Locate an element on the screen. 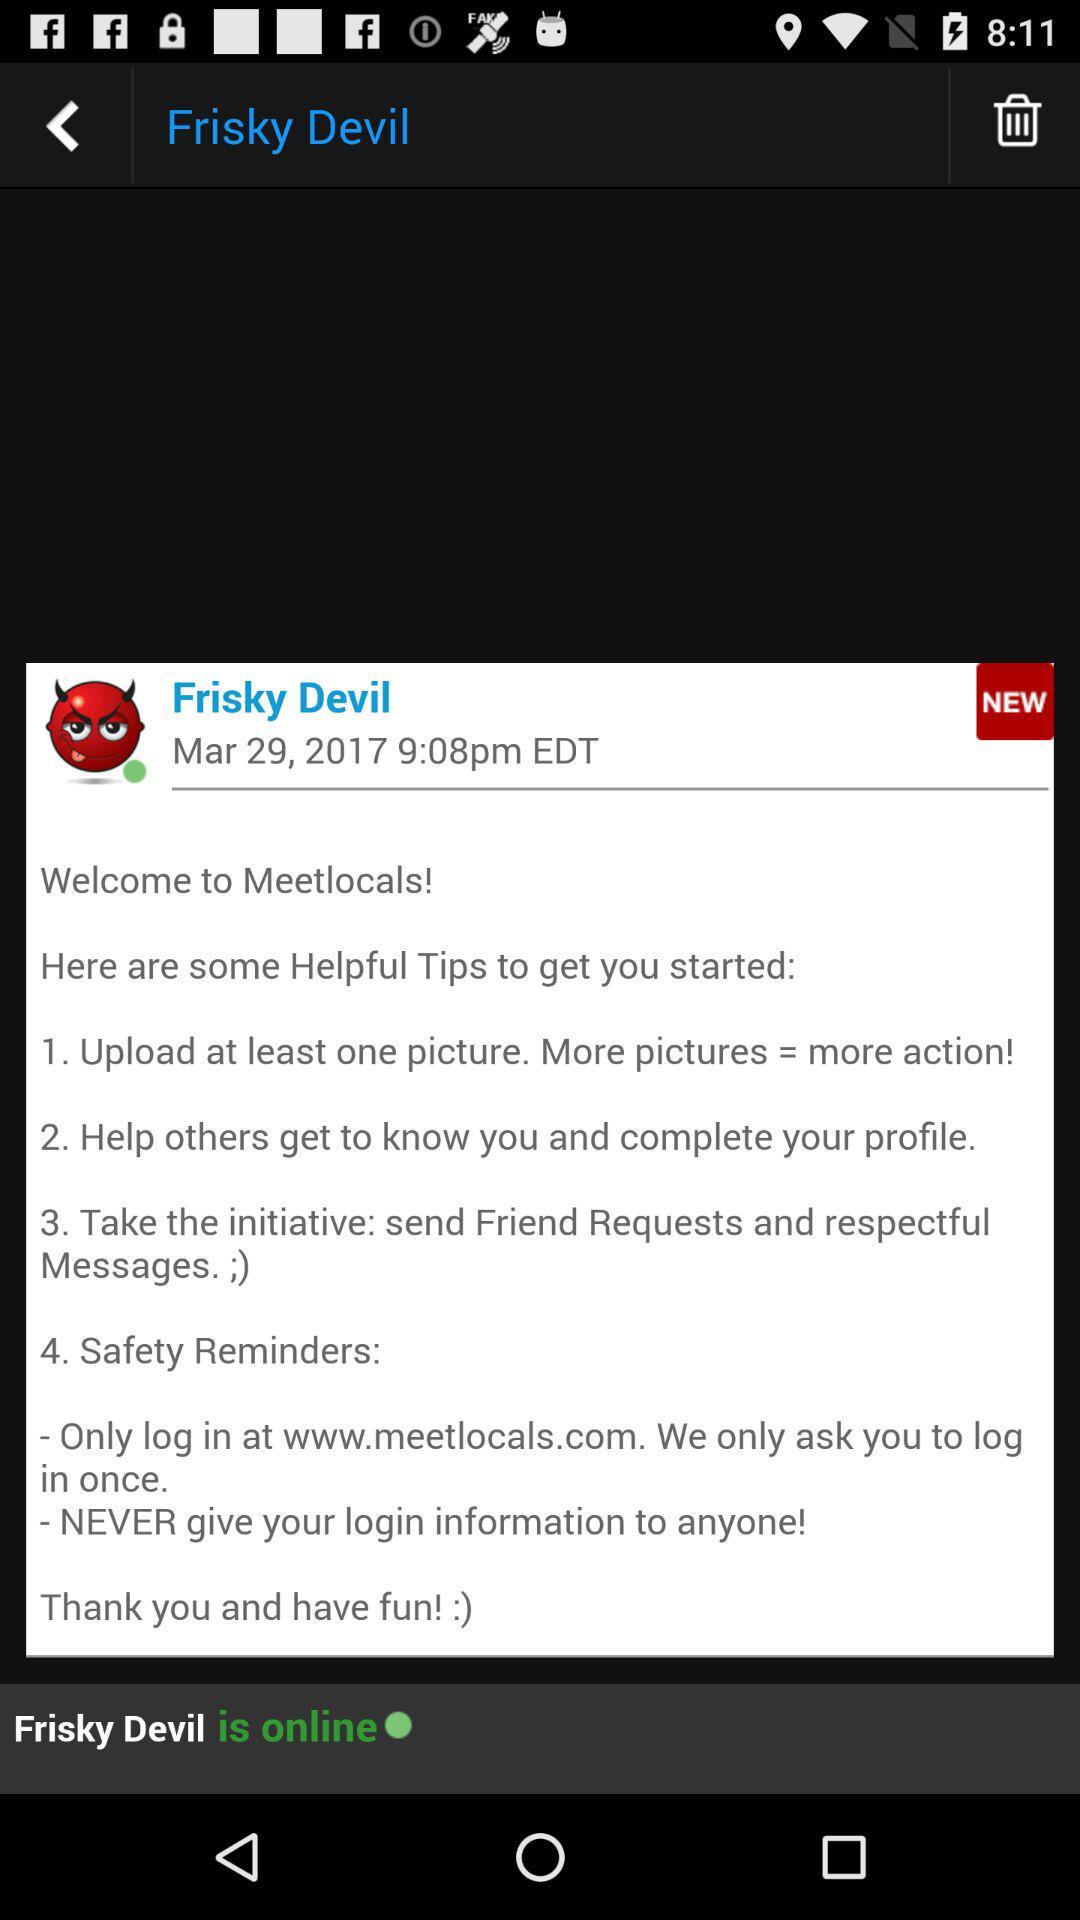 The width and height of the screenshot is (1080, 1920). the app below mar 29 2017 item is located at coordinates (609, 787).